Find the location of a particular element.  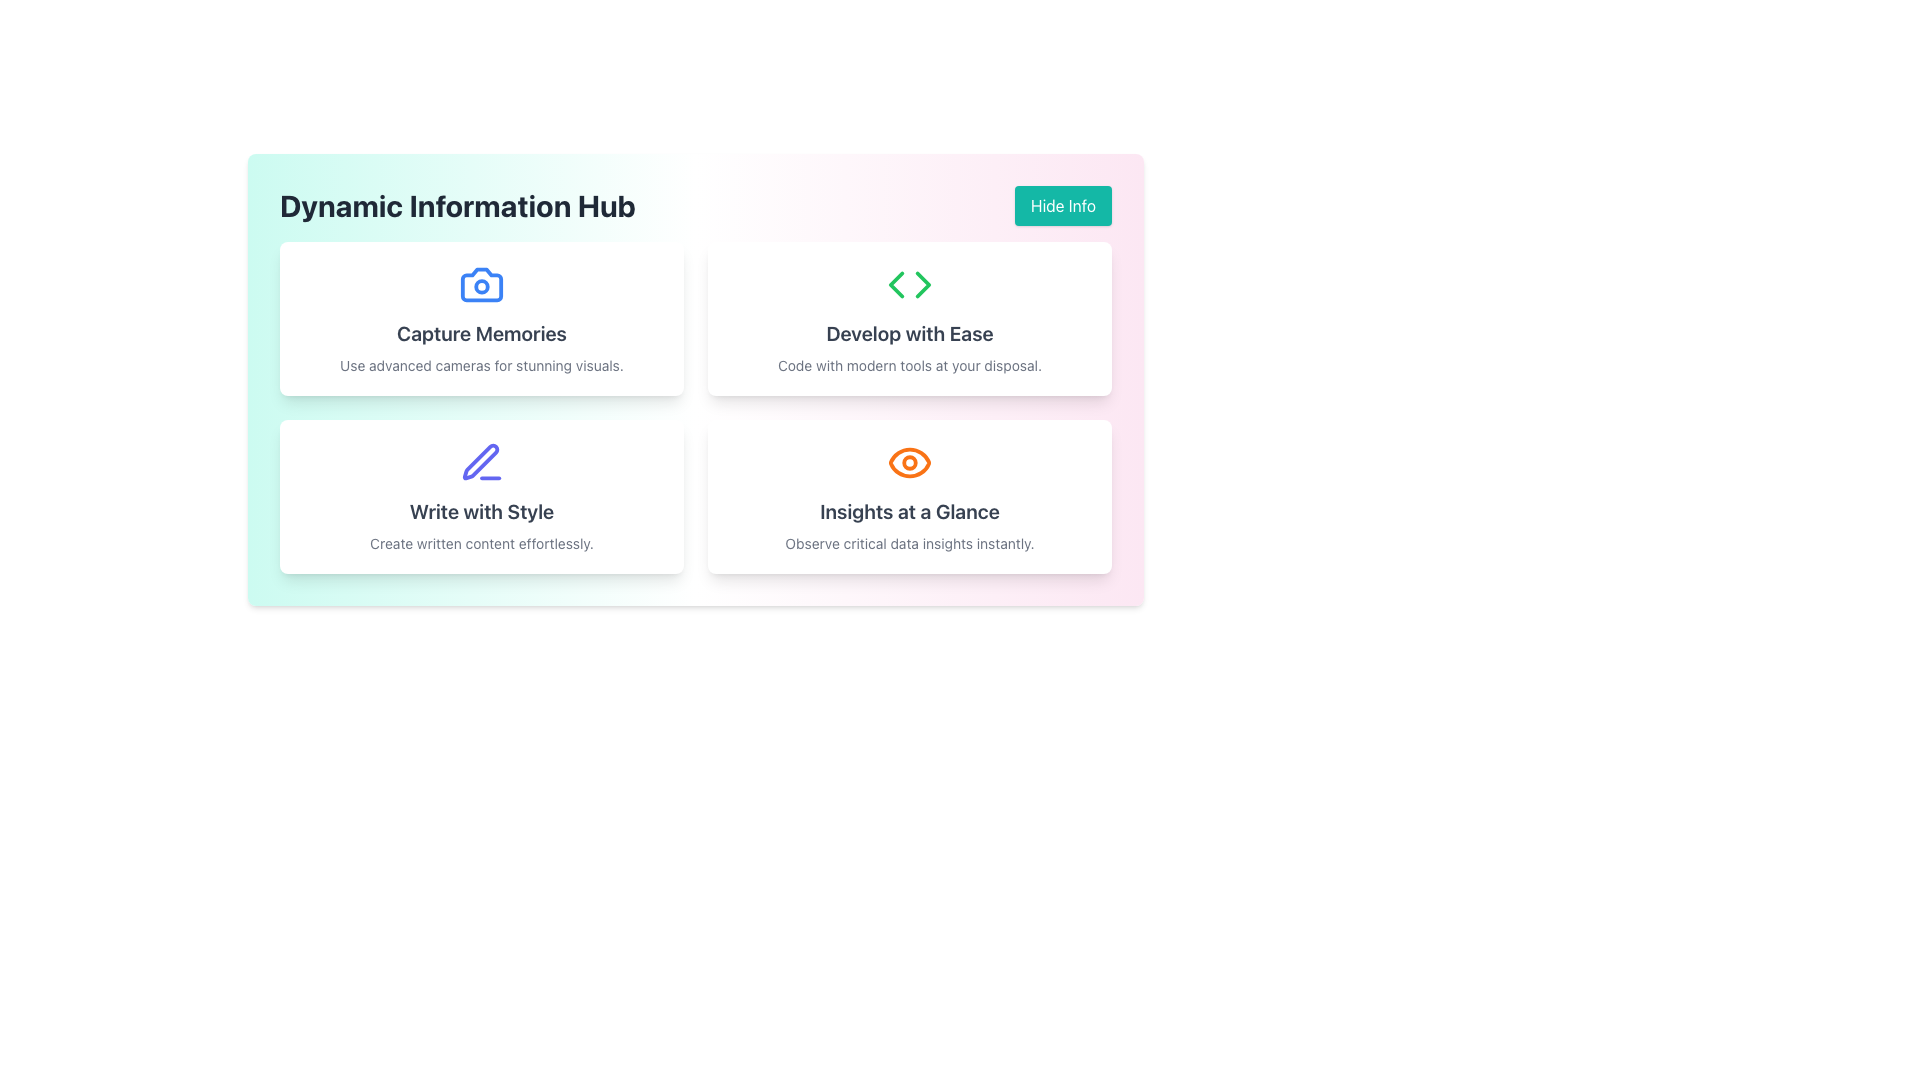

the SVG icon located within the 'Develop with Ease' card in the top-right corner of the grid layout for identification purposes is located at coordinates (909, 285).